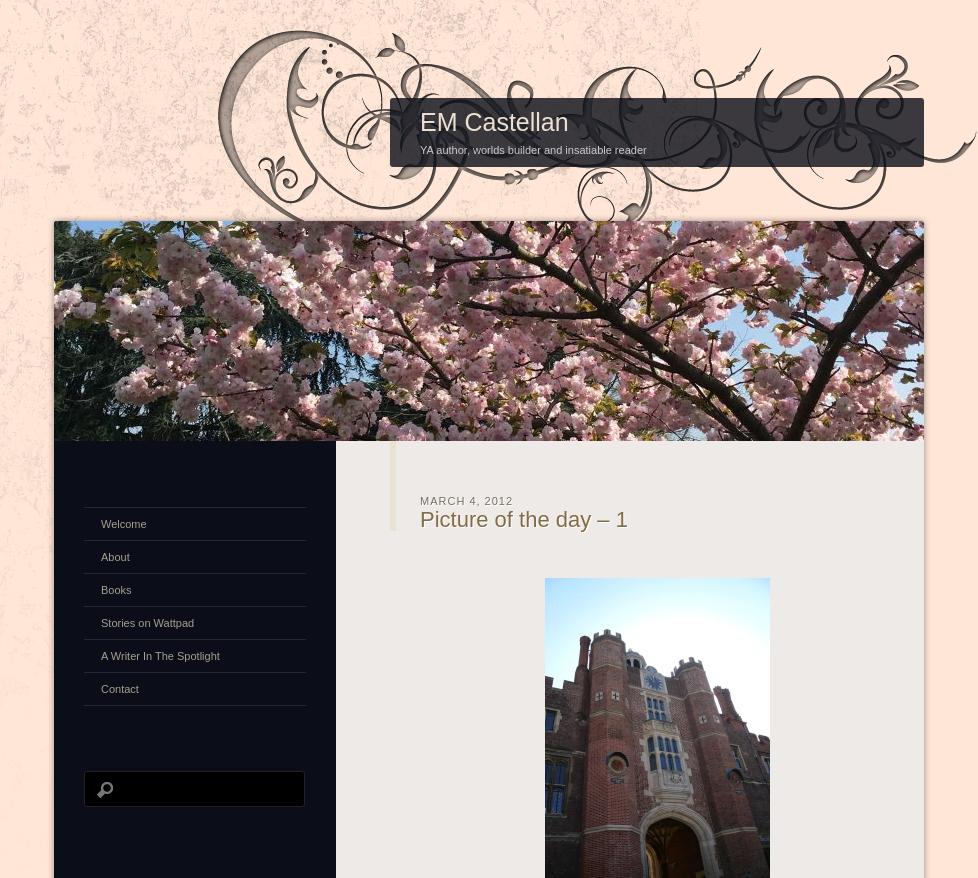 This screenshot has width=978, height=878. I want to click on 'About', so click(115, 555).